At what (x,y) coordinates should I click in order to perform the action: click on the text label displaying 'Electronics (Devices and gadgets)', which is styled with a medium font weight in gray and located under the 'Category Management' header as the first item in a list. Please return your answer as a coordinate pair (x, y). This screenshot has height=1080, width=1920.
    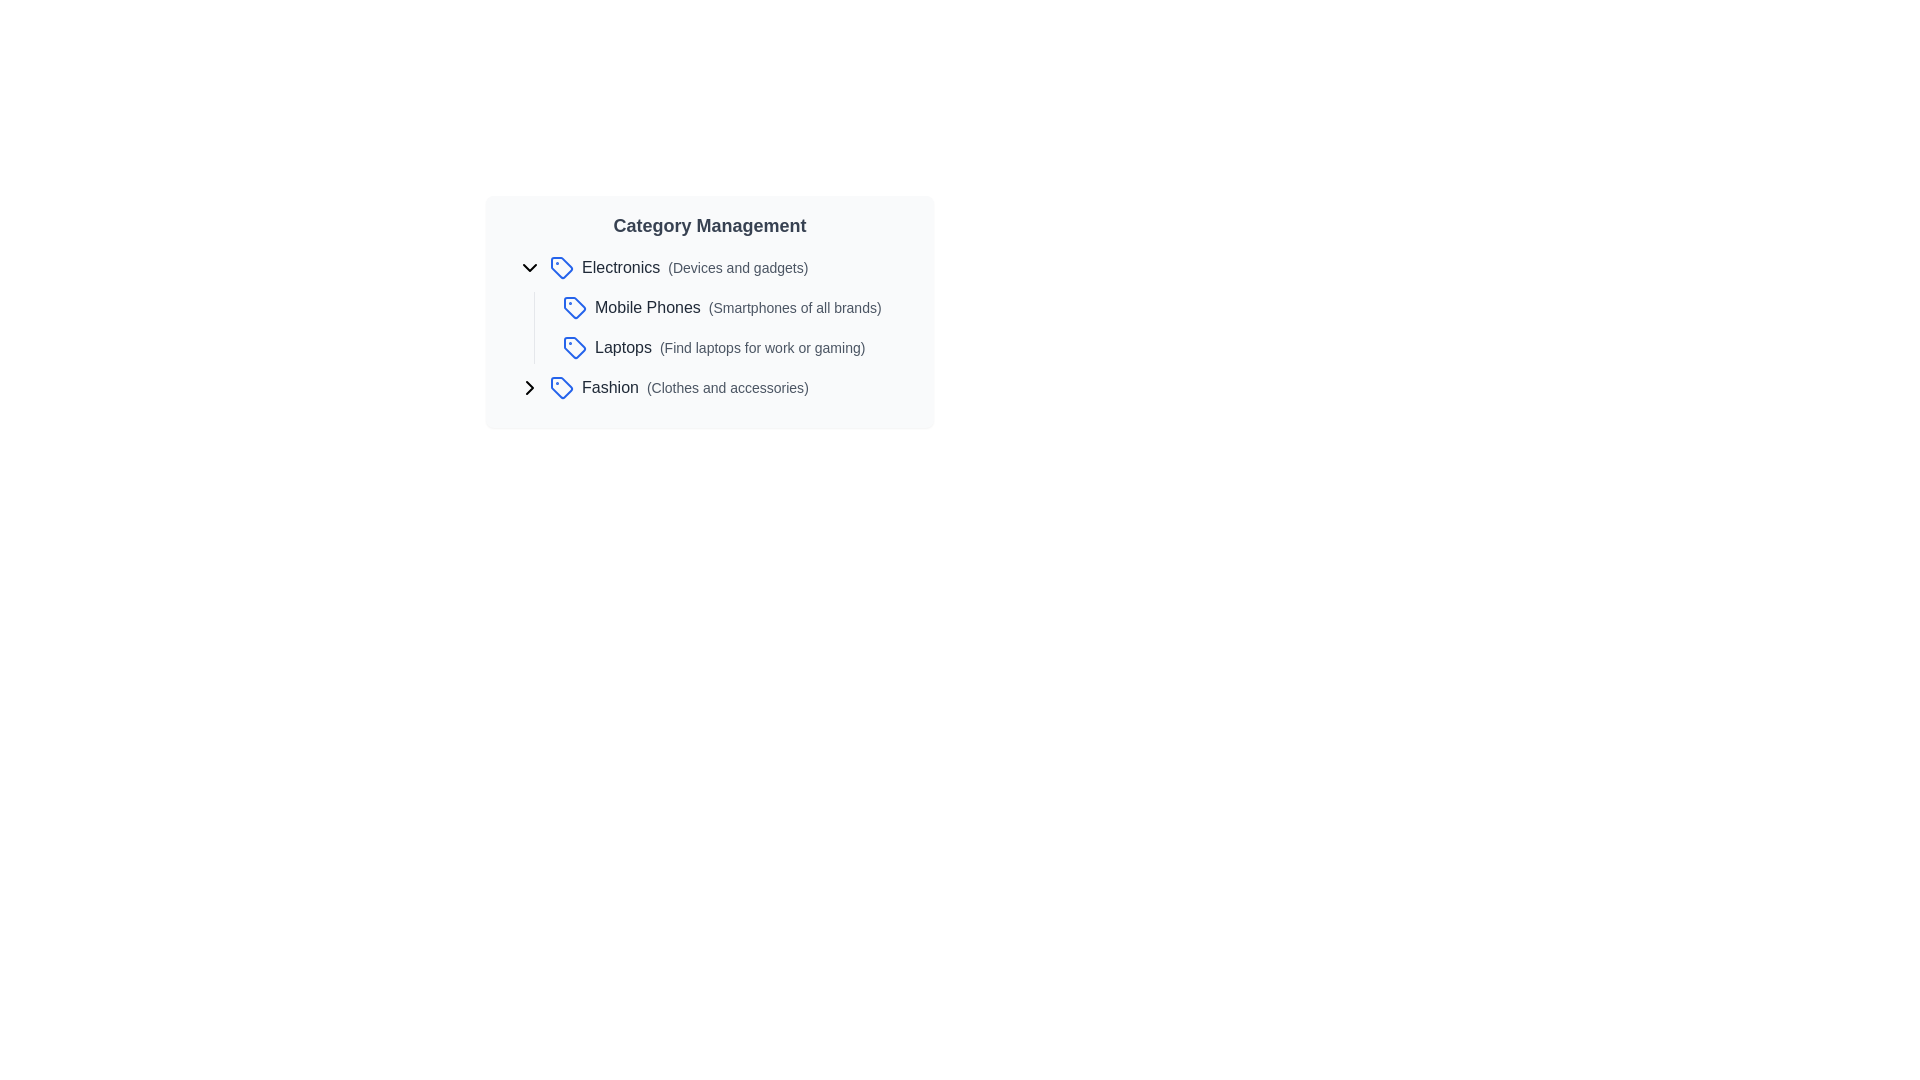
    Looking at the image, I should click on (695, 266).